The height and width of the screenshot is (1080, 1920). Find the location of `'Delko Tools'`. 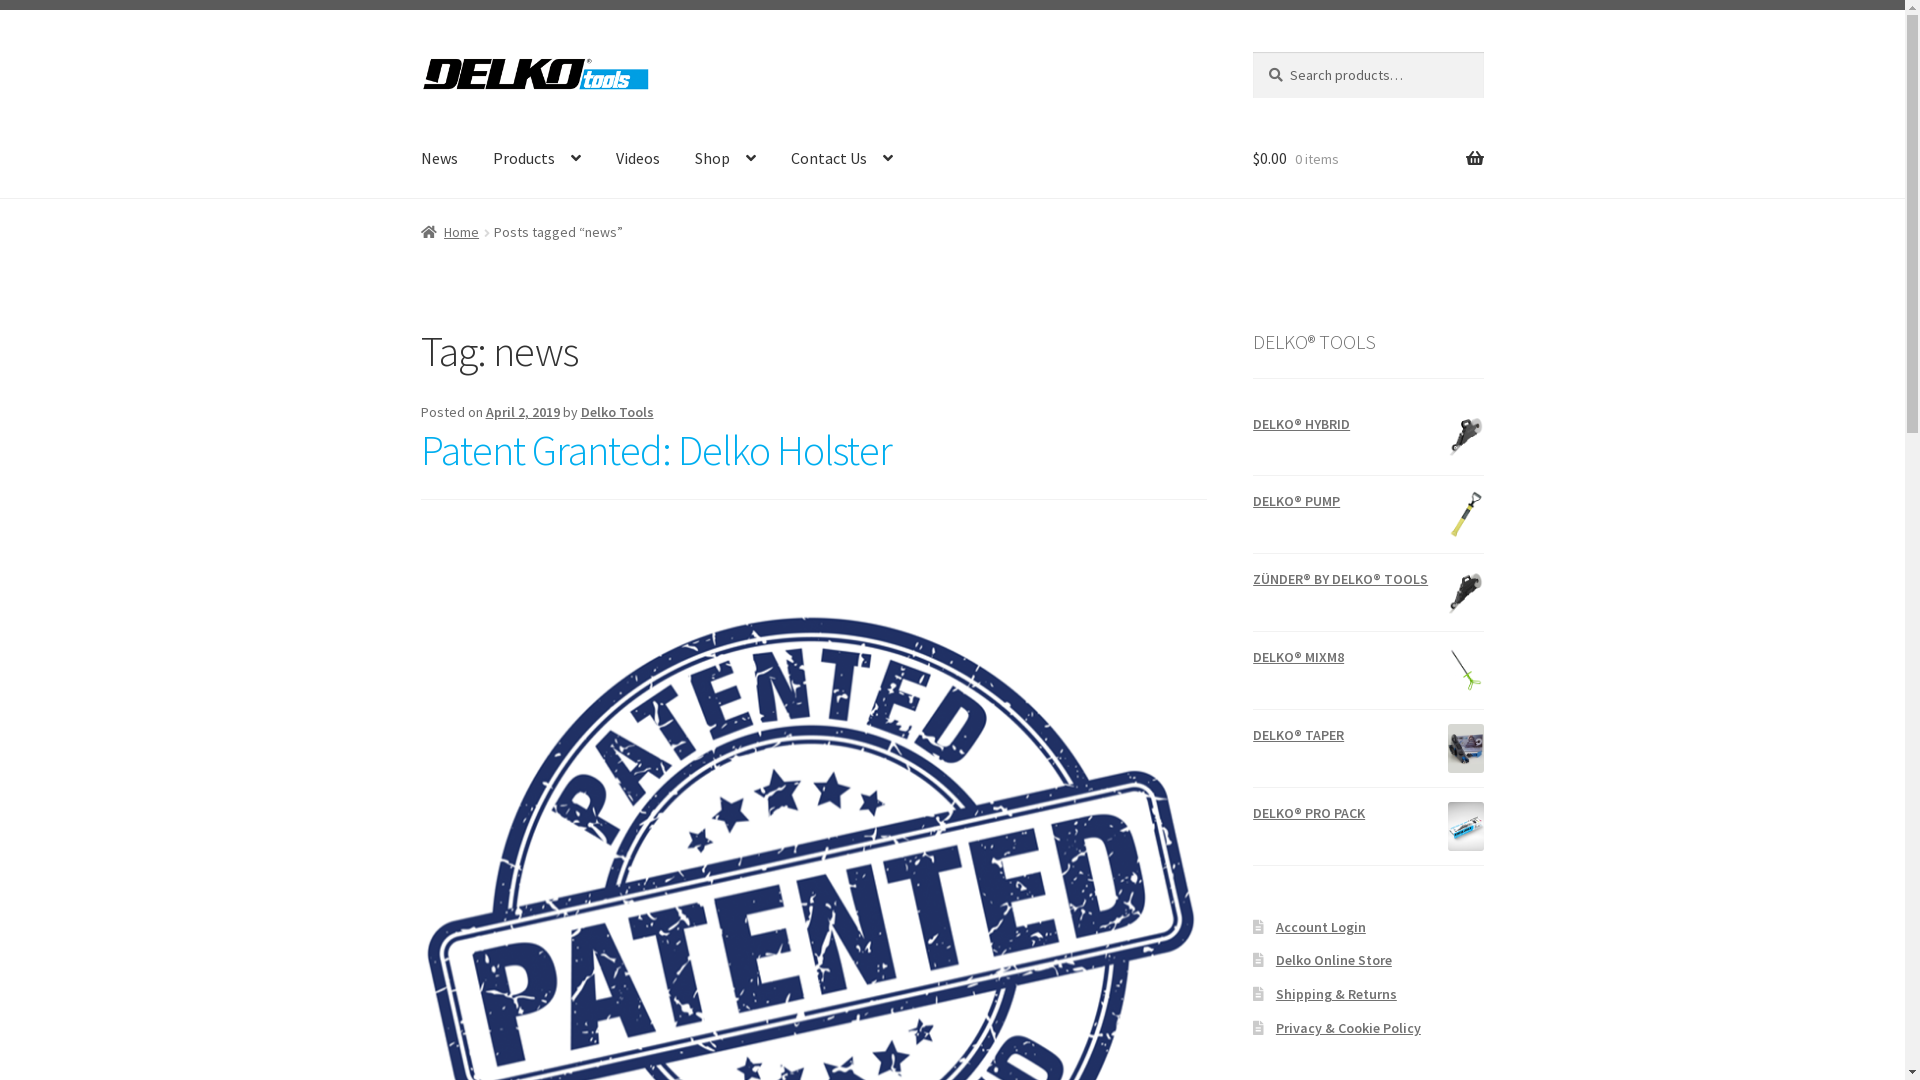

'Delko Tools' is located at coordinates (616, 411).